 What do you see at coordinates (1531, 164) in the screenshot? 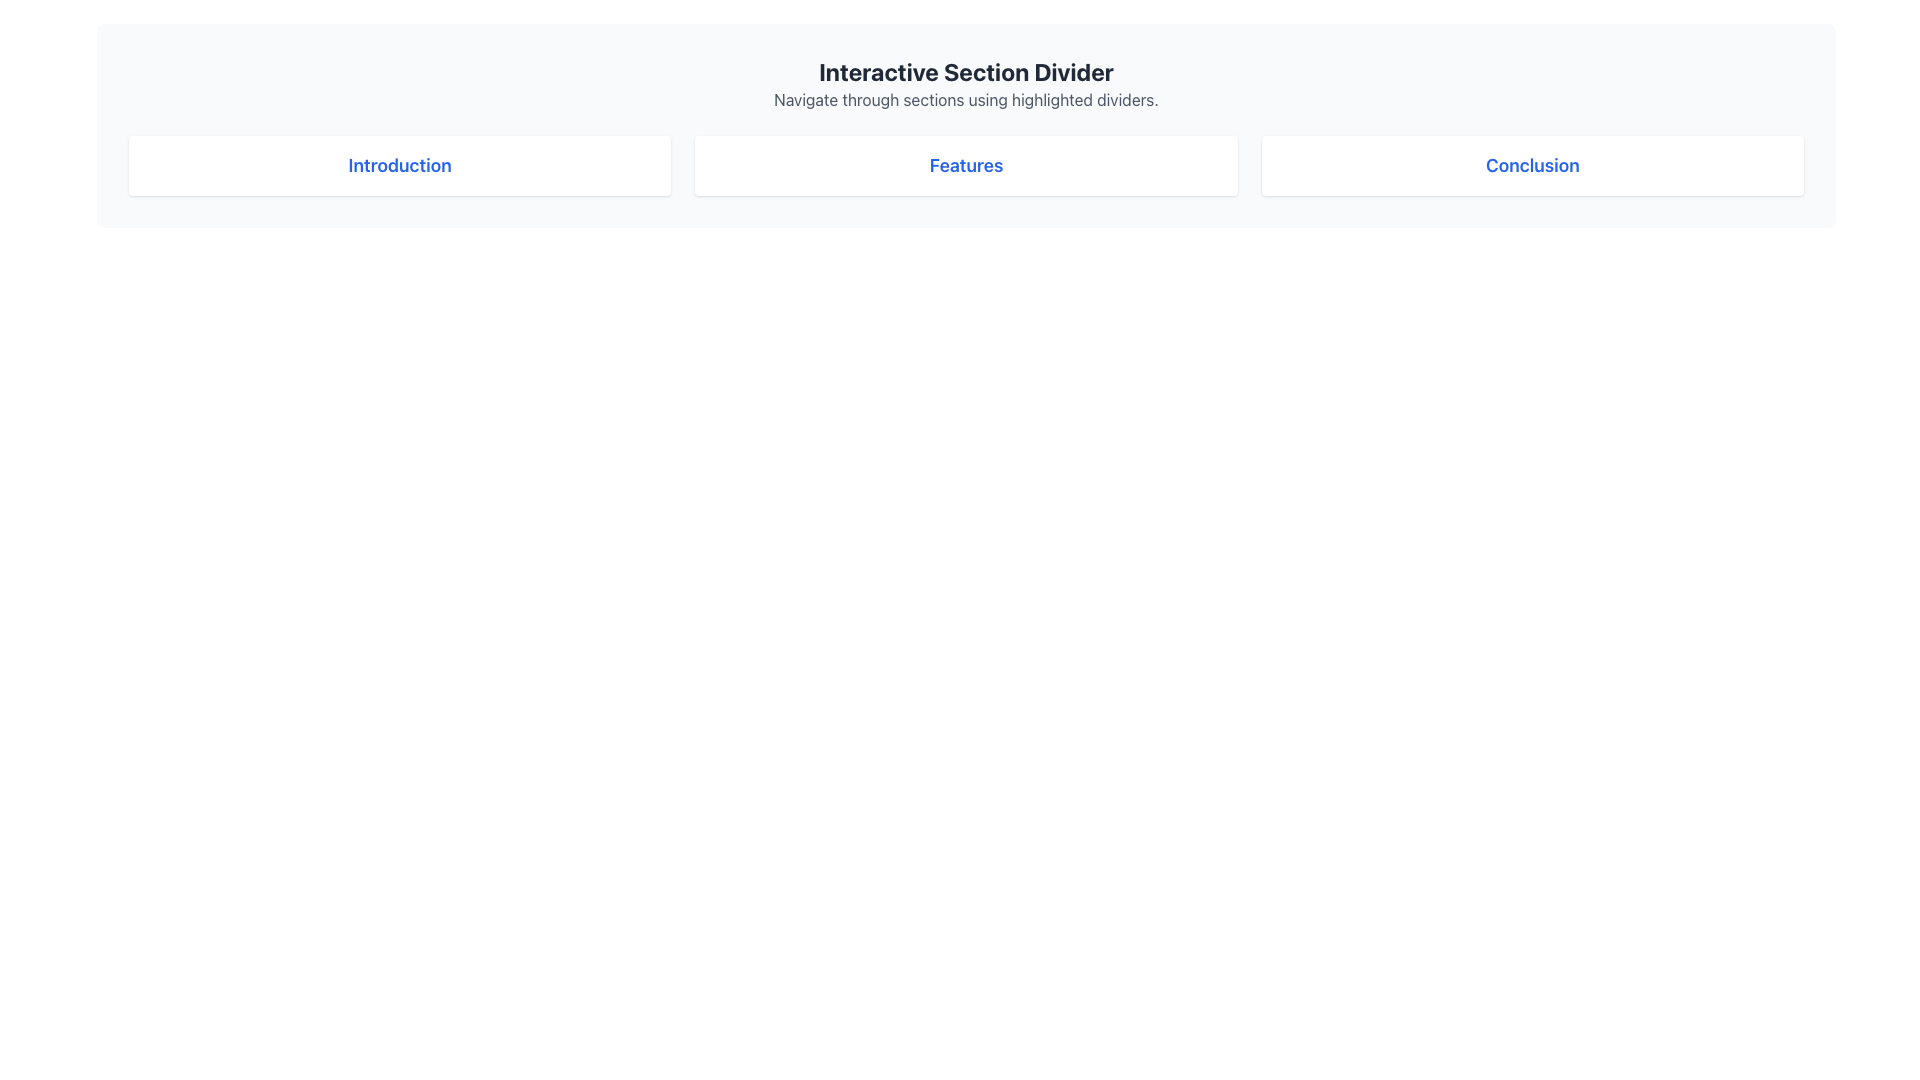
I see `text content of the label 'Conclusion', which is located within a white rounded rectangular box on the far right of a section row` at bounding box center [1531, 164].